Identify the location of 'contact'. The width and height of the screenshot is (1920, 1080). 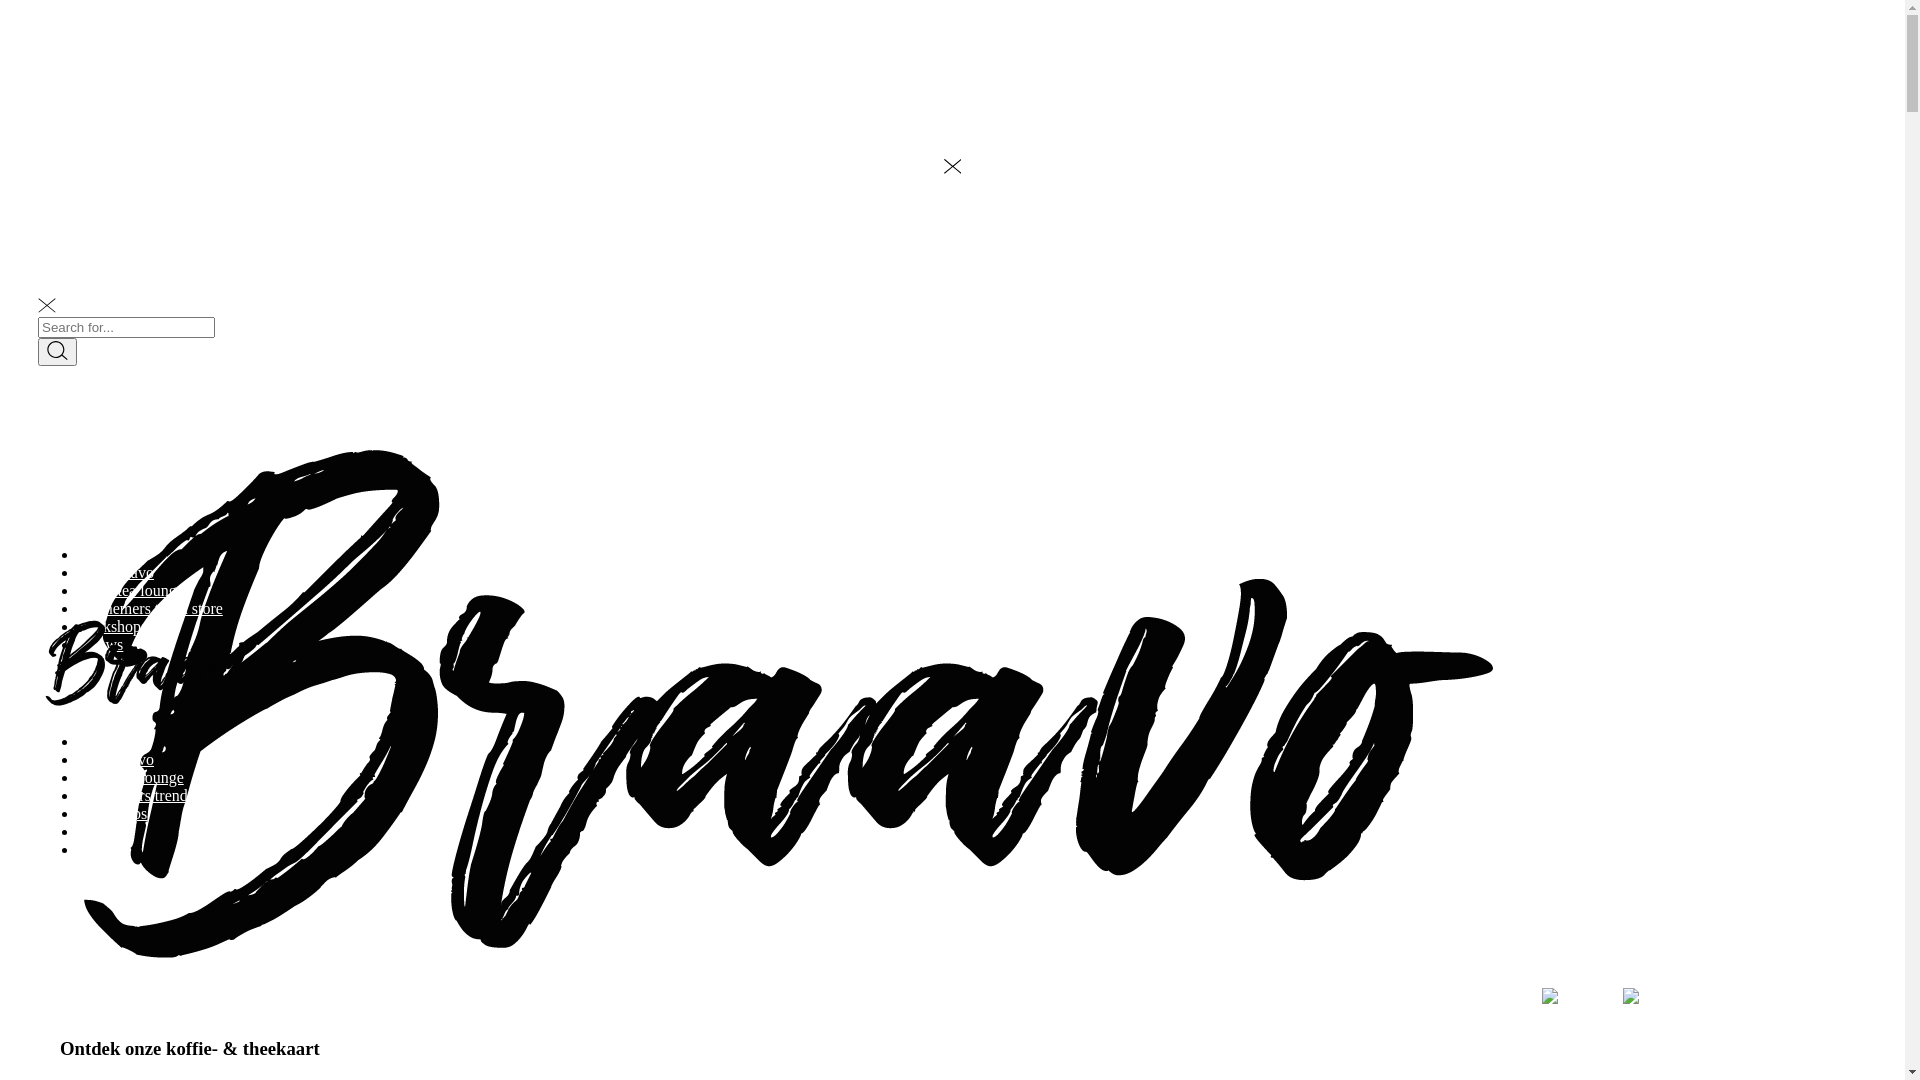
(77, 849).